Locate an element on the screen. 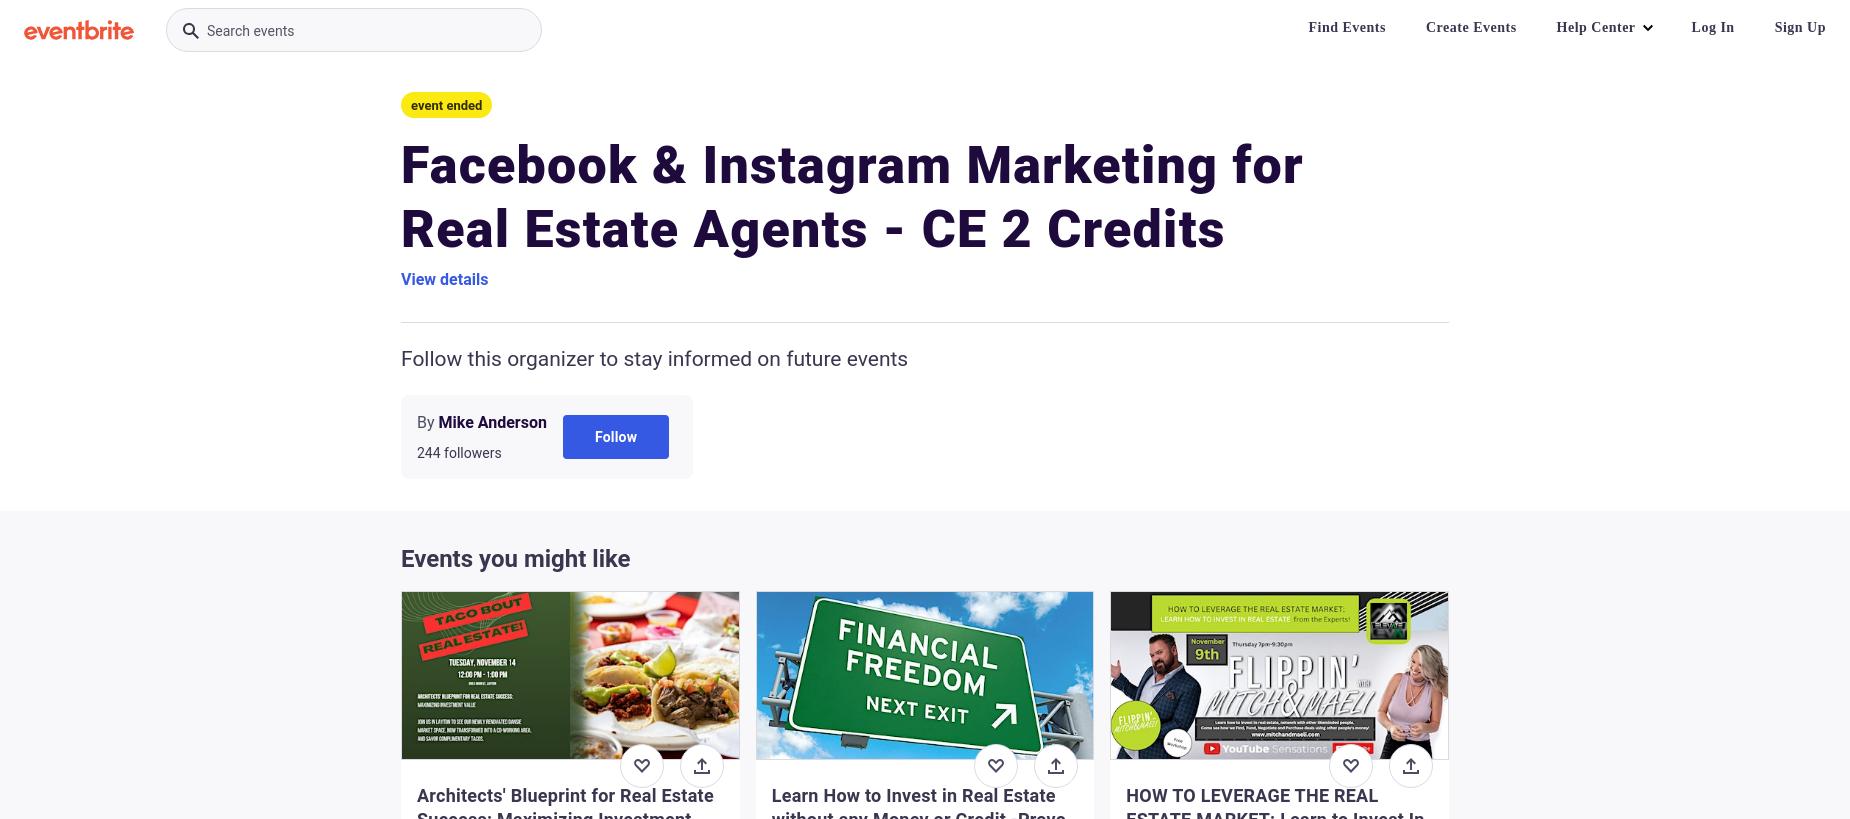  'Sign Up' is located at coordinates (1800, 26).